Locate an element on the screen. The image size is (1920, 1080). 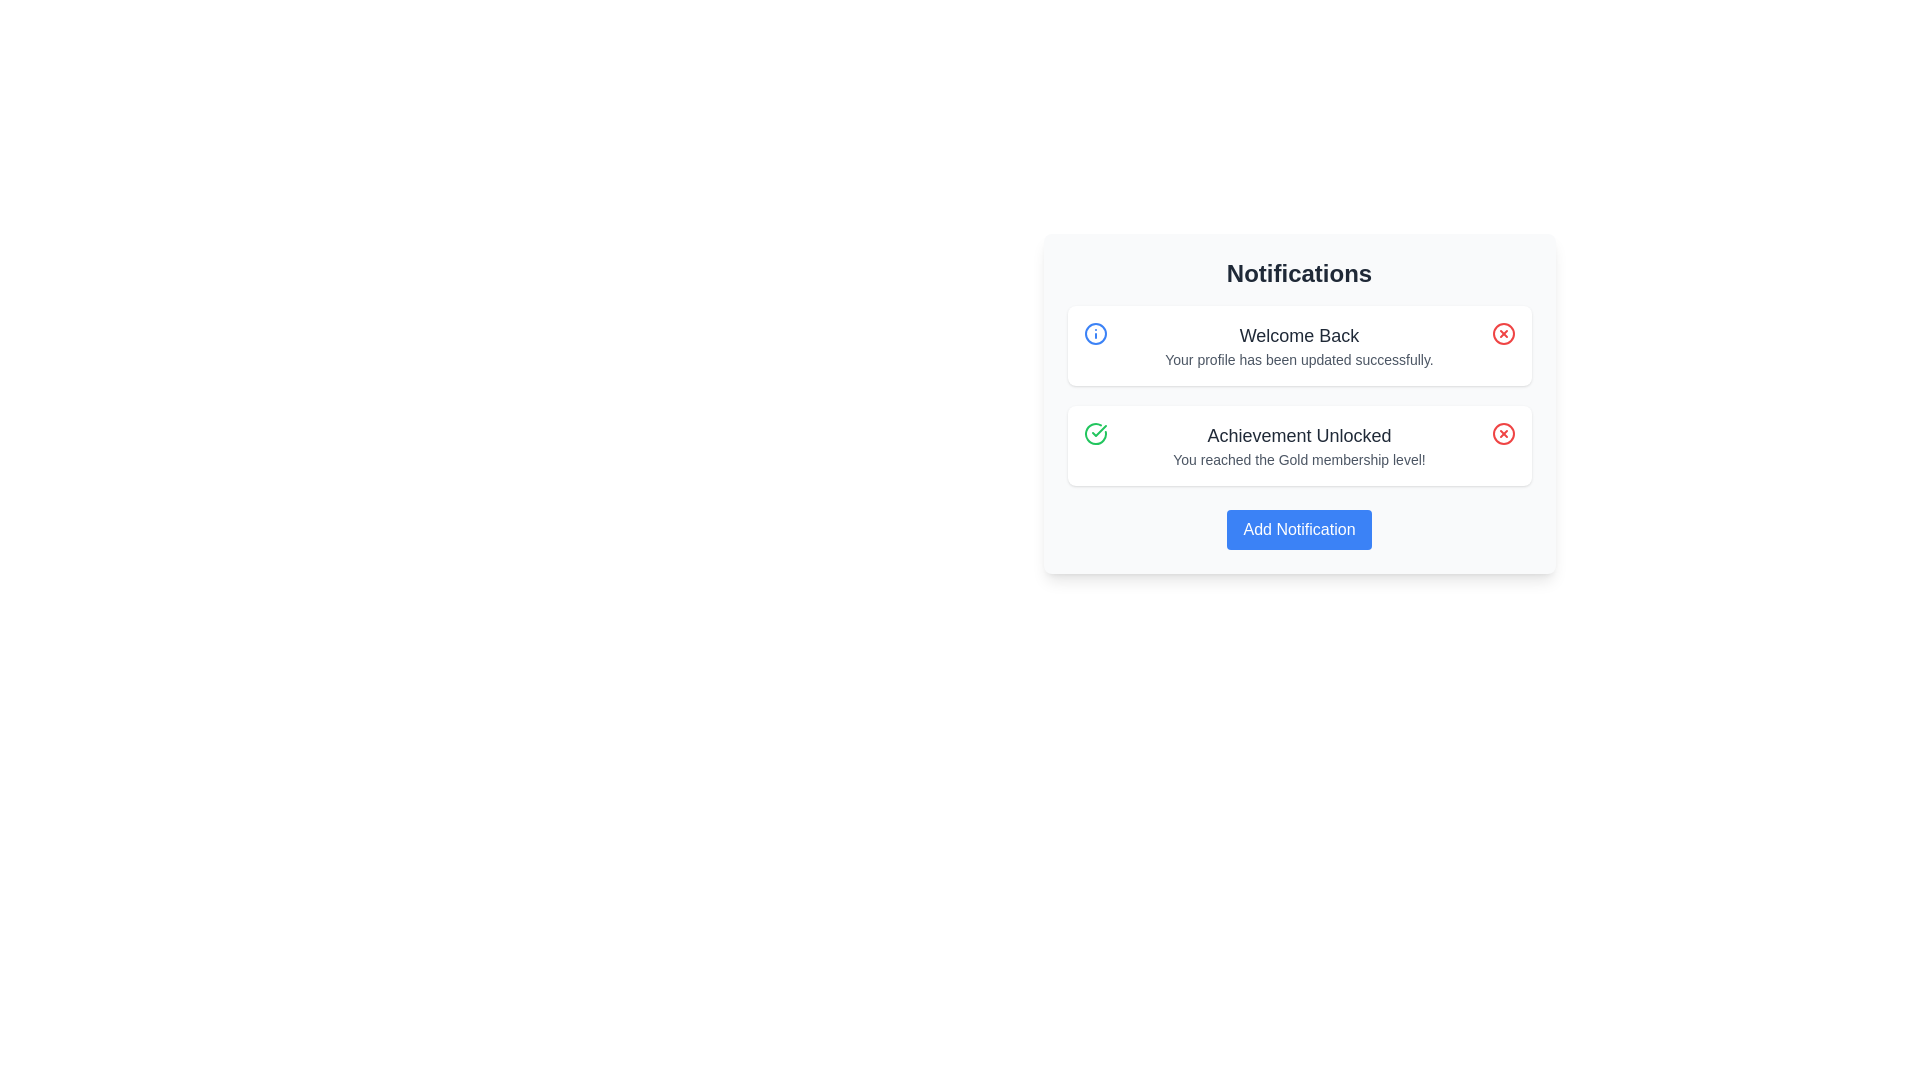
the icon representing a successful action in the second notification item, located to the left of the text 'Achievement Unlocked' is located at coordinates (1094, 433).